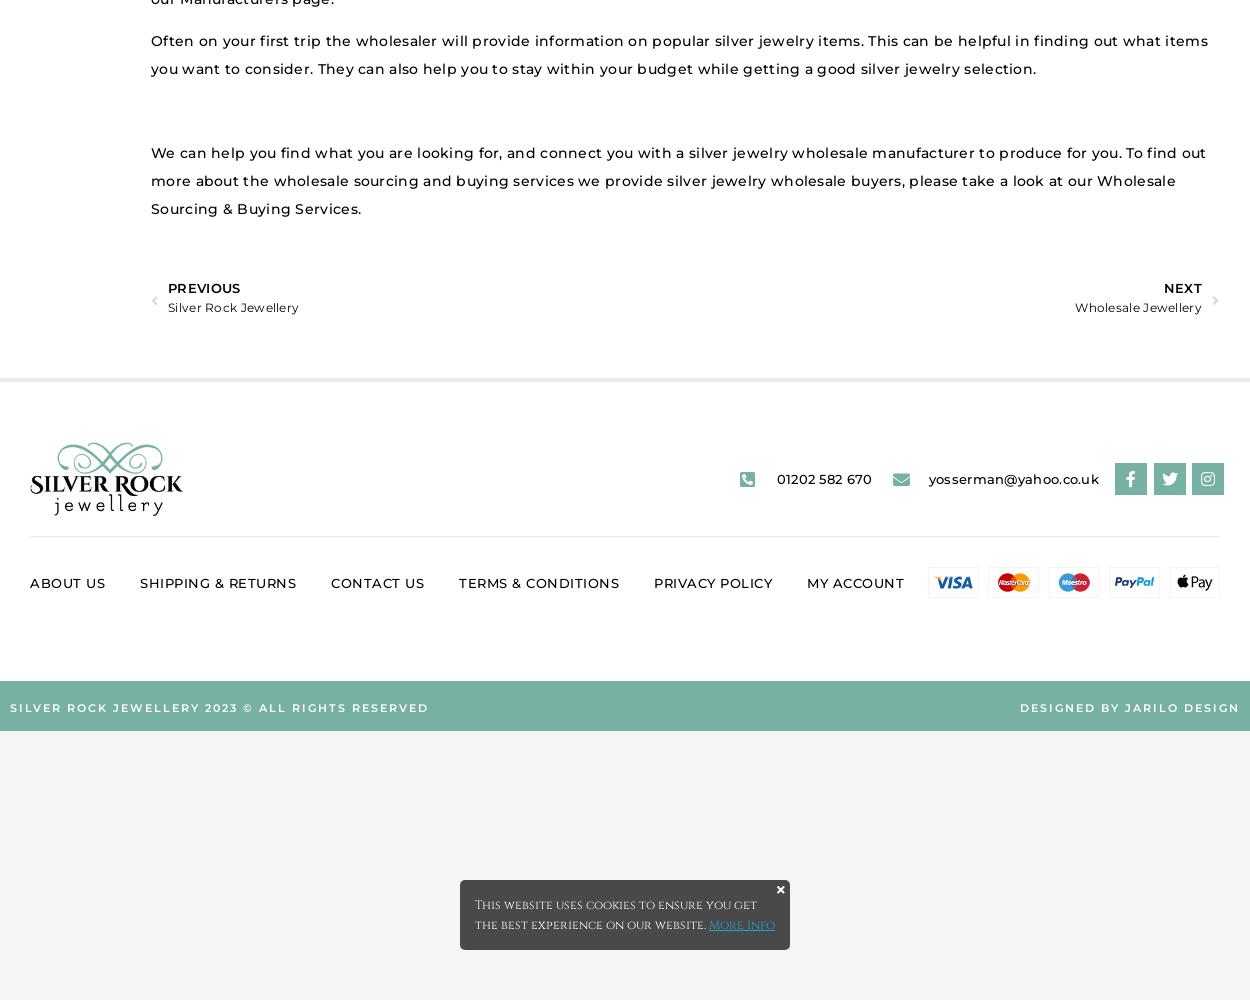 The width and height of the screenshot is (1250, 1000). Describe the element at coordinates (1182, 288) in the screenshot. I see `'Next'` at that location.